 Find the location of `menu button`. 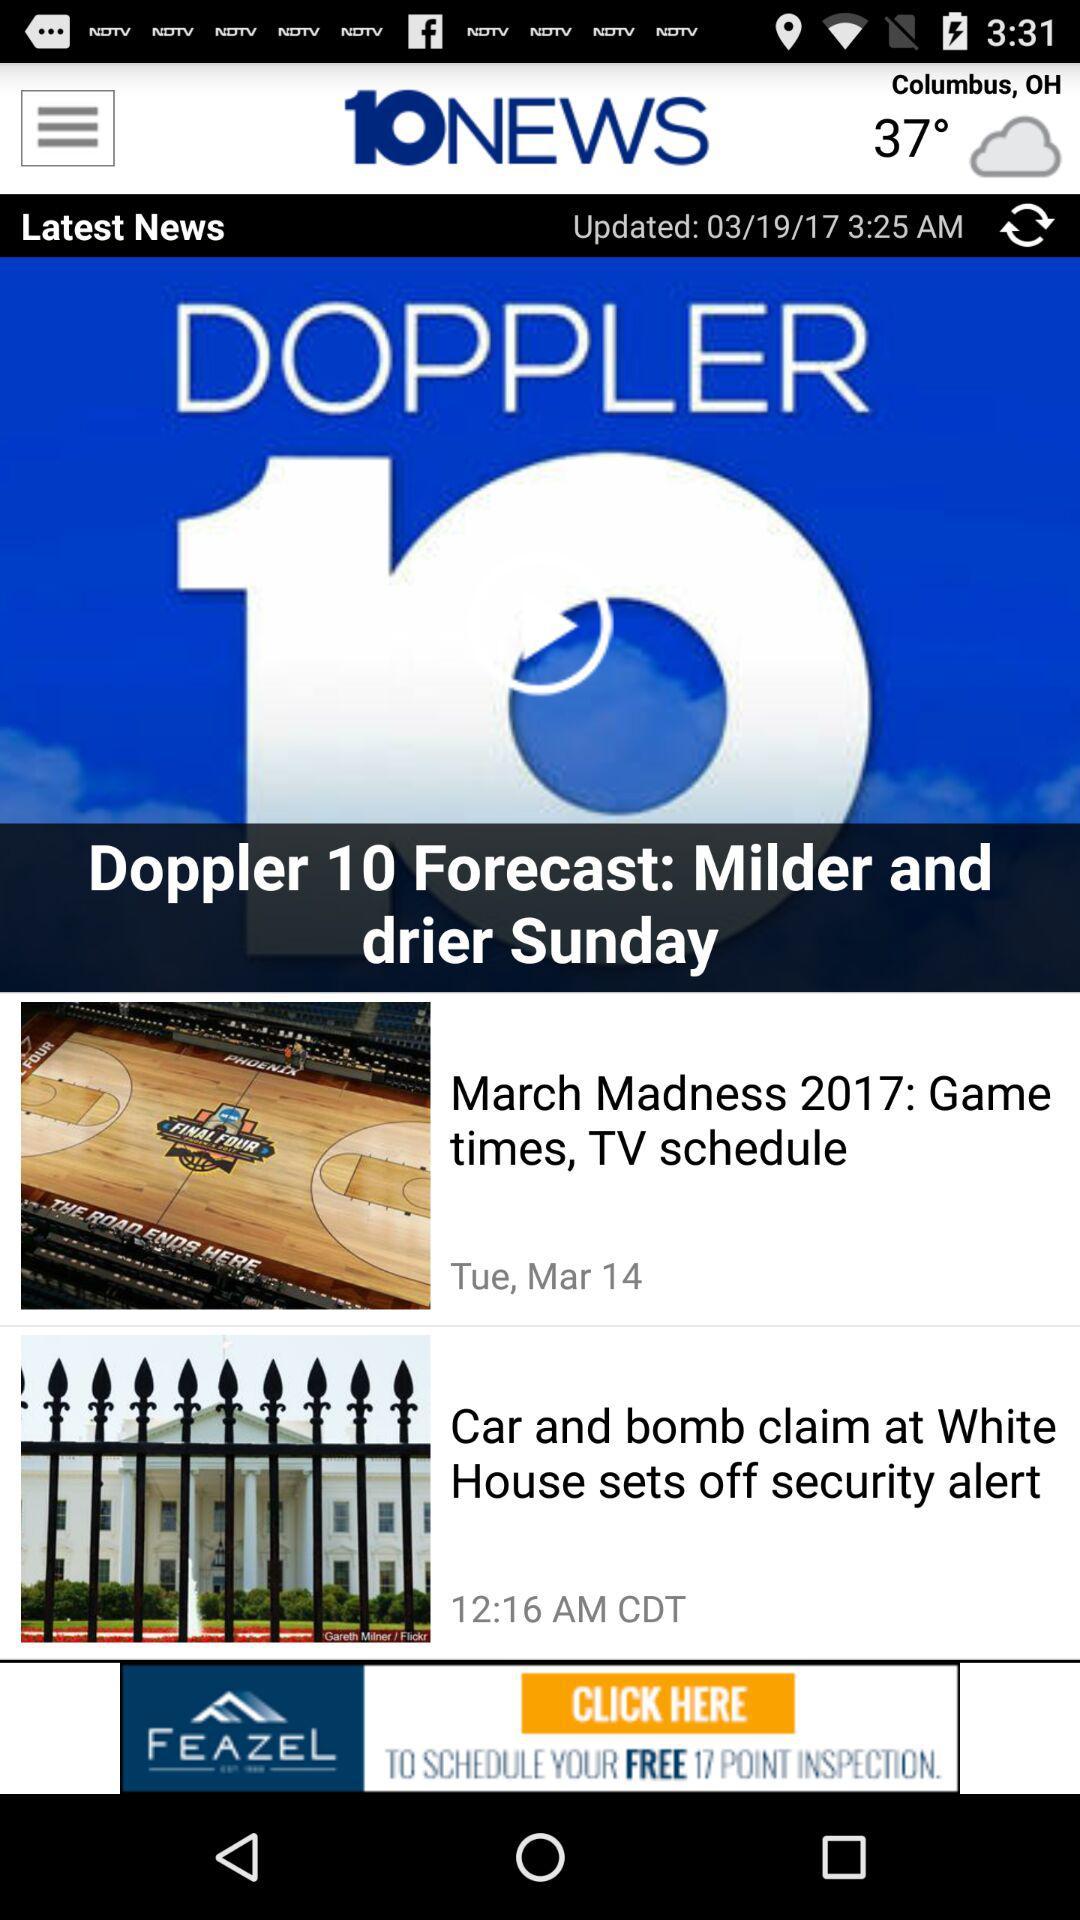

menu button is located at coordinates (1027, 225).